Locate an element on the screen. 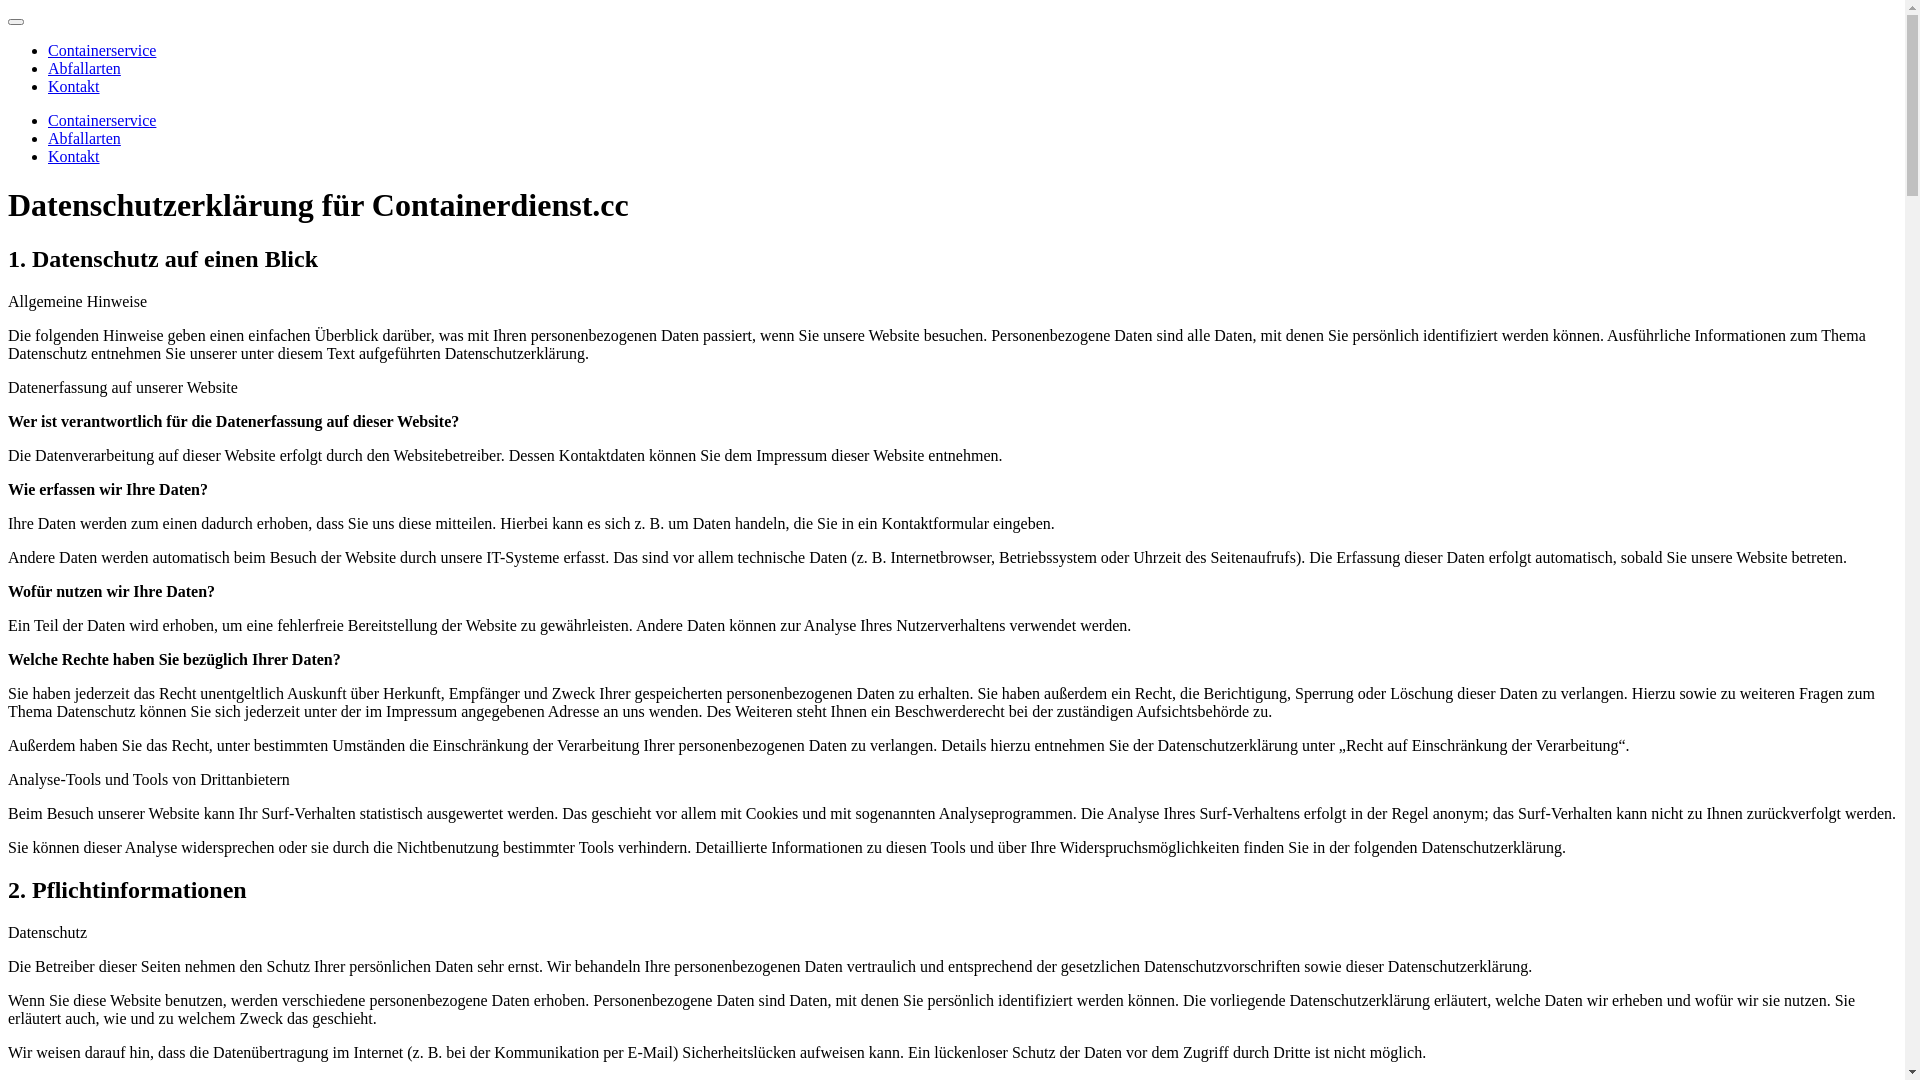 The height and width of the screenshot is (1080, 1920). 'Kontakt' is located at coordinates (48, 85).